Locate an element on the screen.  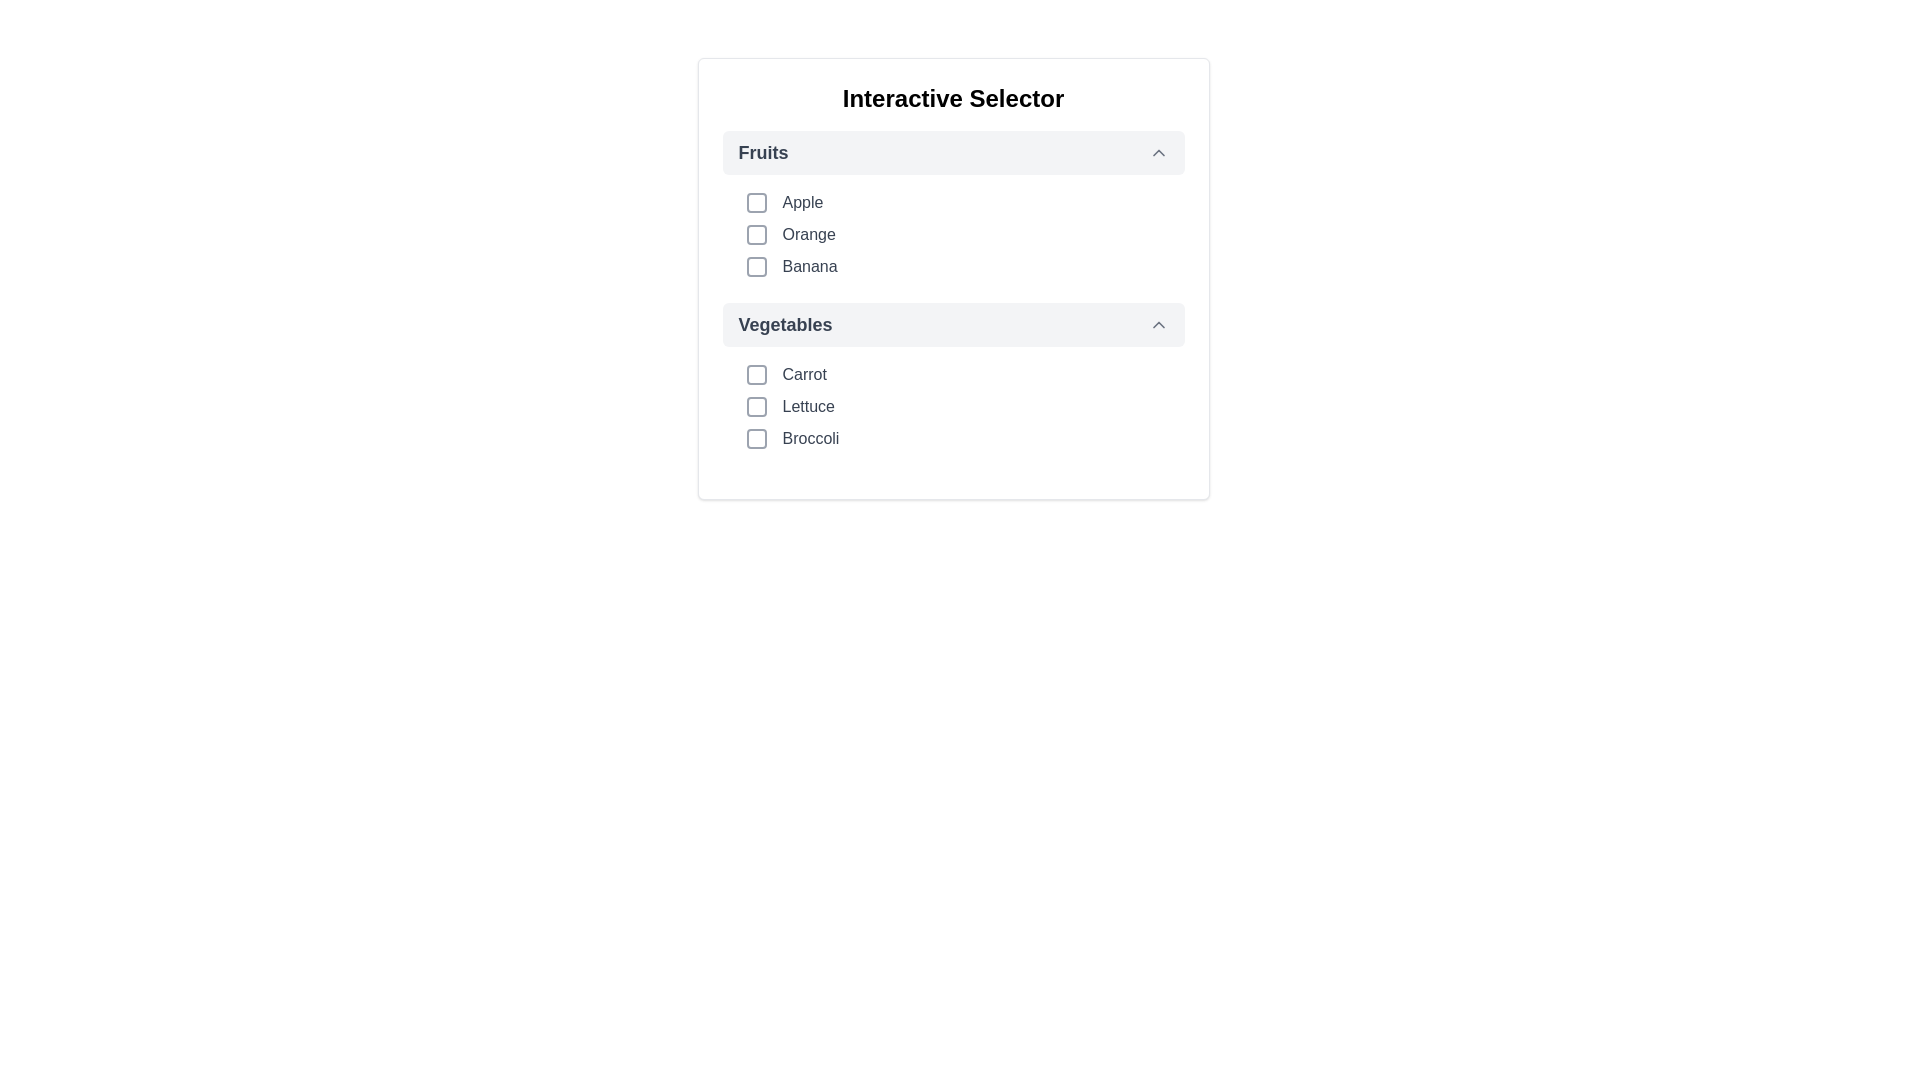
the checkbox for 'Broccoli' is located at coordinates (755, 438).